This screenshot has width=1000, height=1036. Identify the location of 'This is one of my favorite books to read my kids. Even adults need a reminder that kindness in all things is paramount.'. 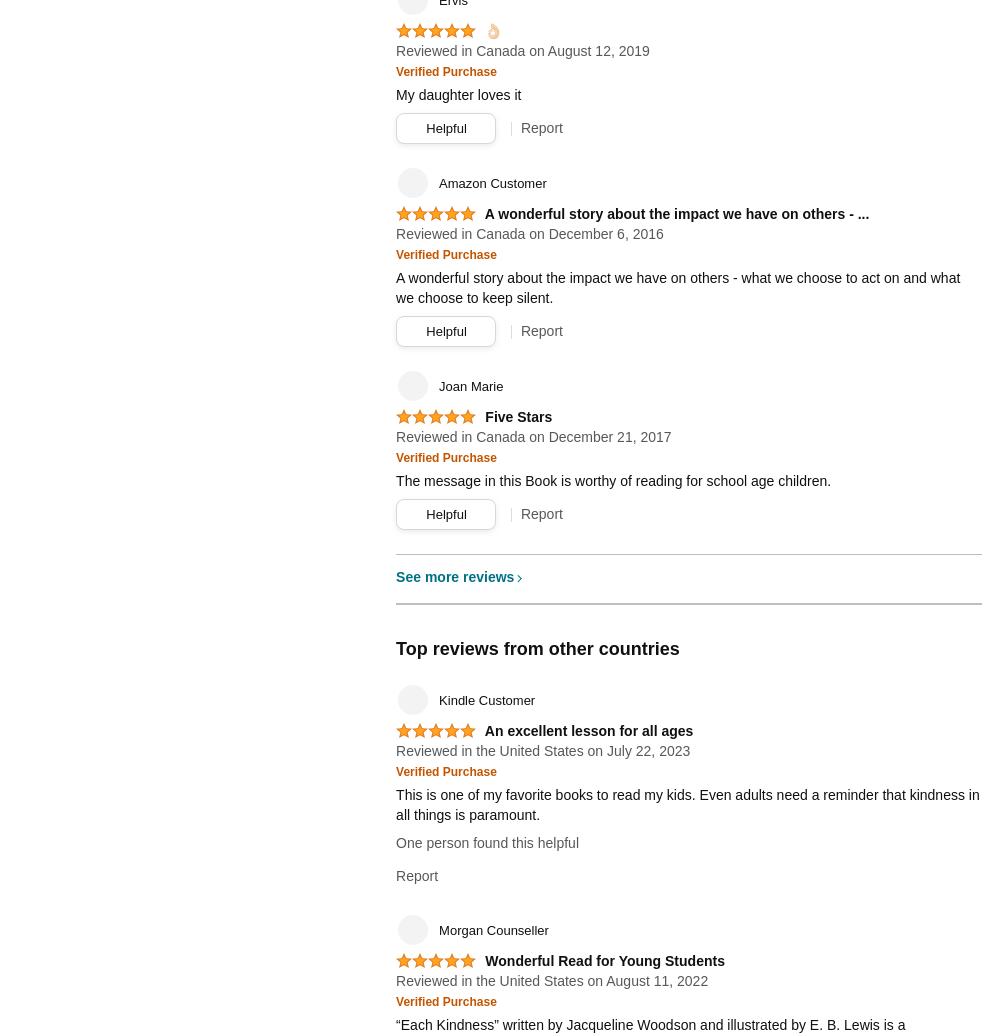
(396, 804).